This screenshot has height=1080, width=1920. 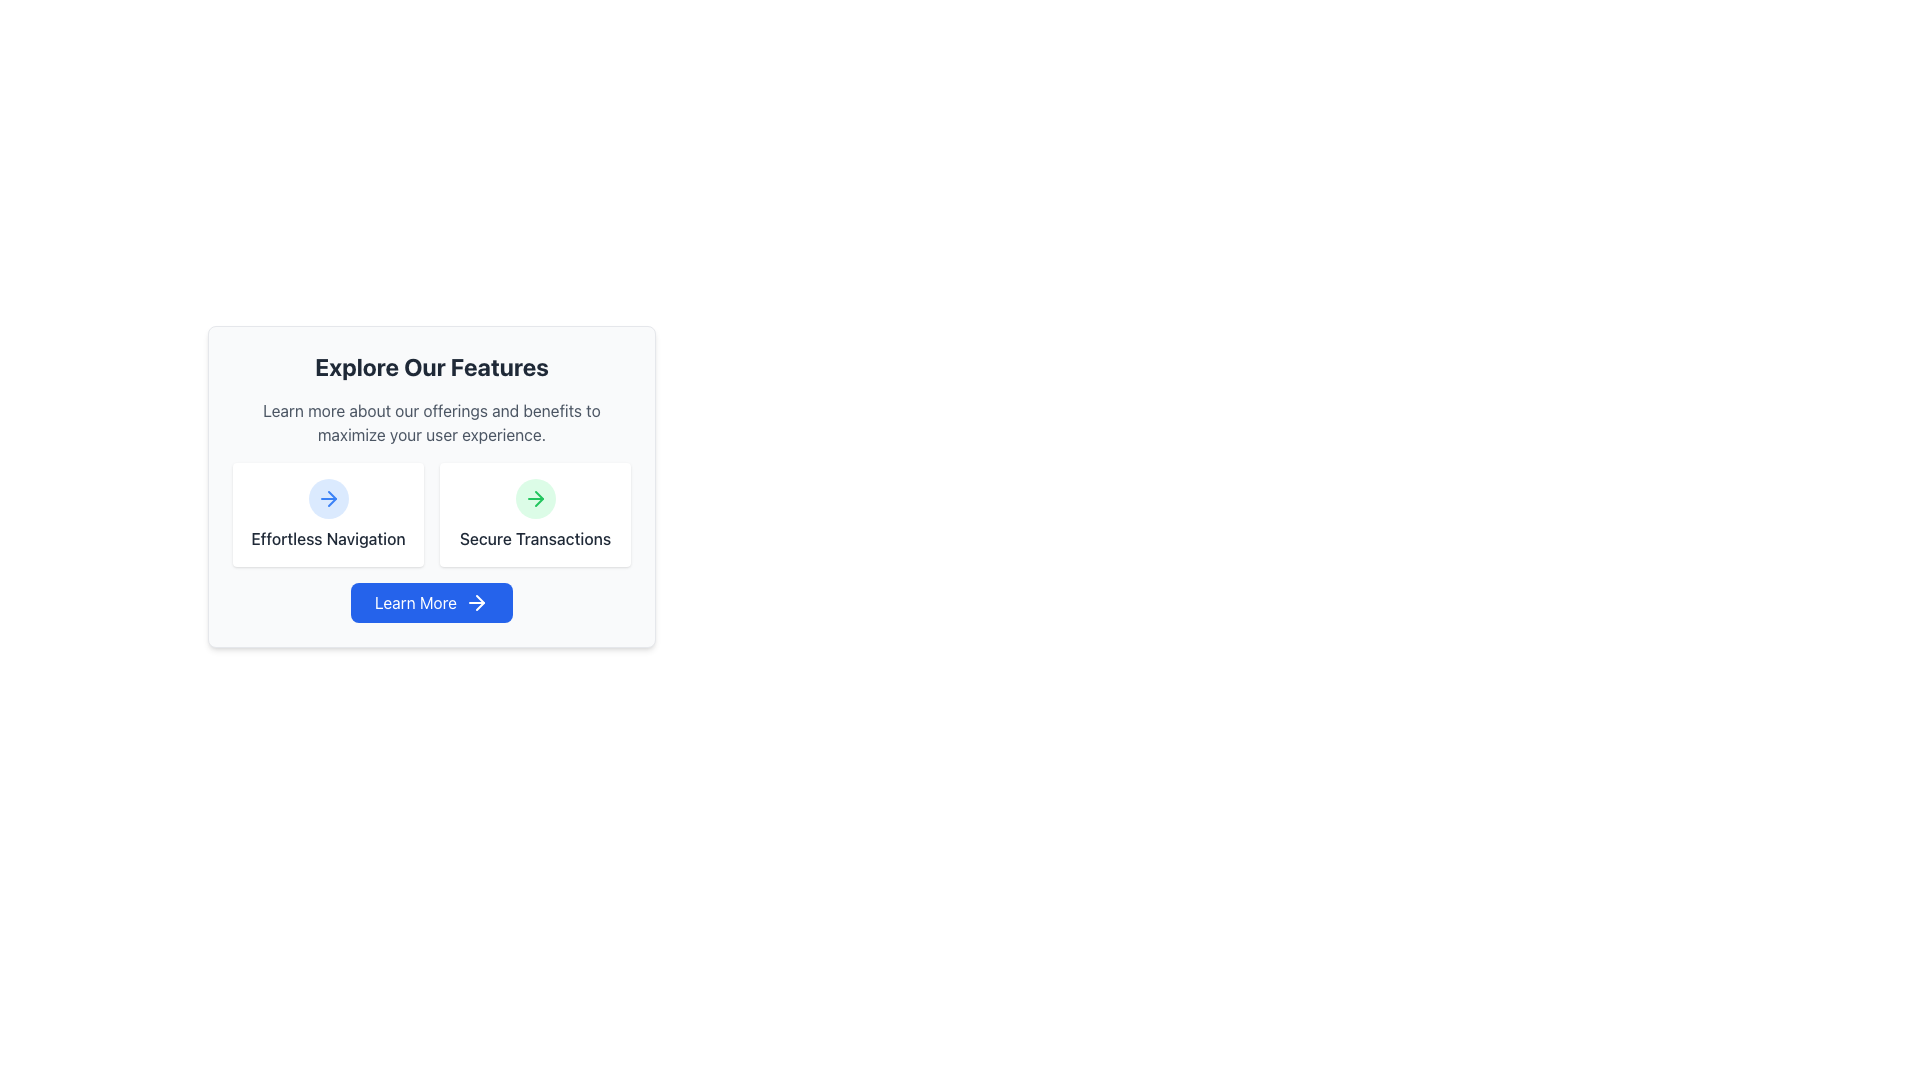 I want to click on the Text header element that introduces the card's content, positioned at the top of the section above the description and feature cards, so click(x=431, y=366).